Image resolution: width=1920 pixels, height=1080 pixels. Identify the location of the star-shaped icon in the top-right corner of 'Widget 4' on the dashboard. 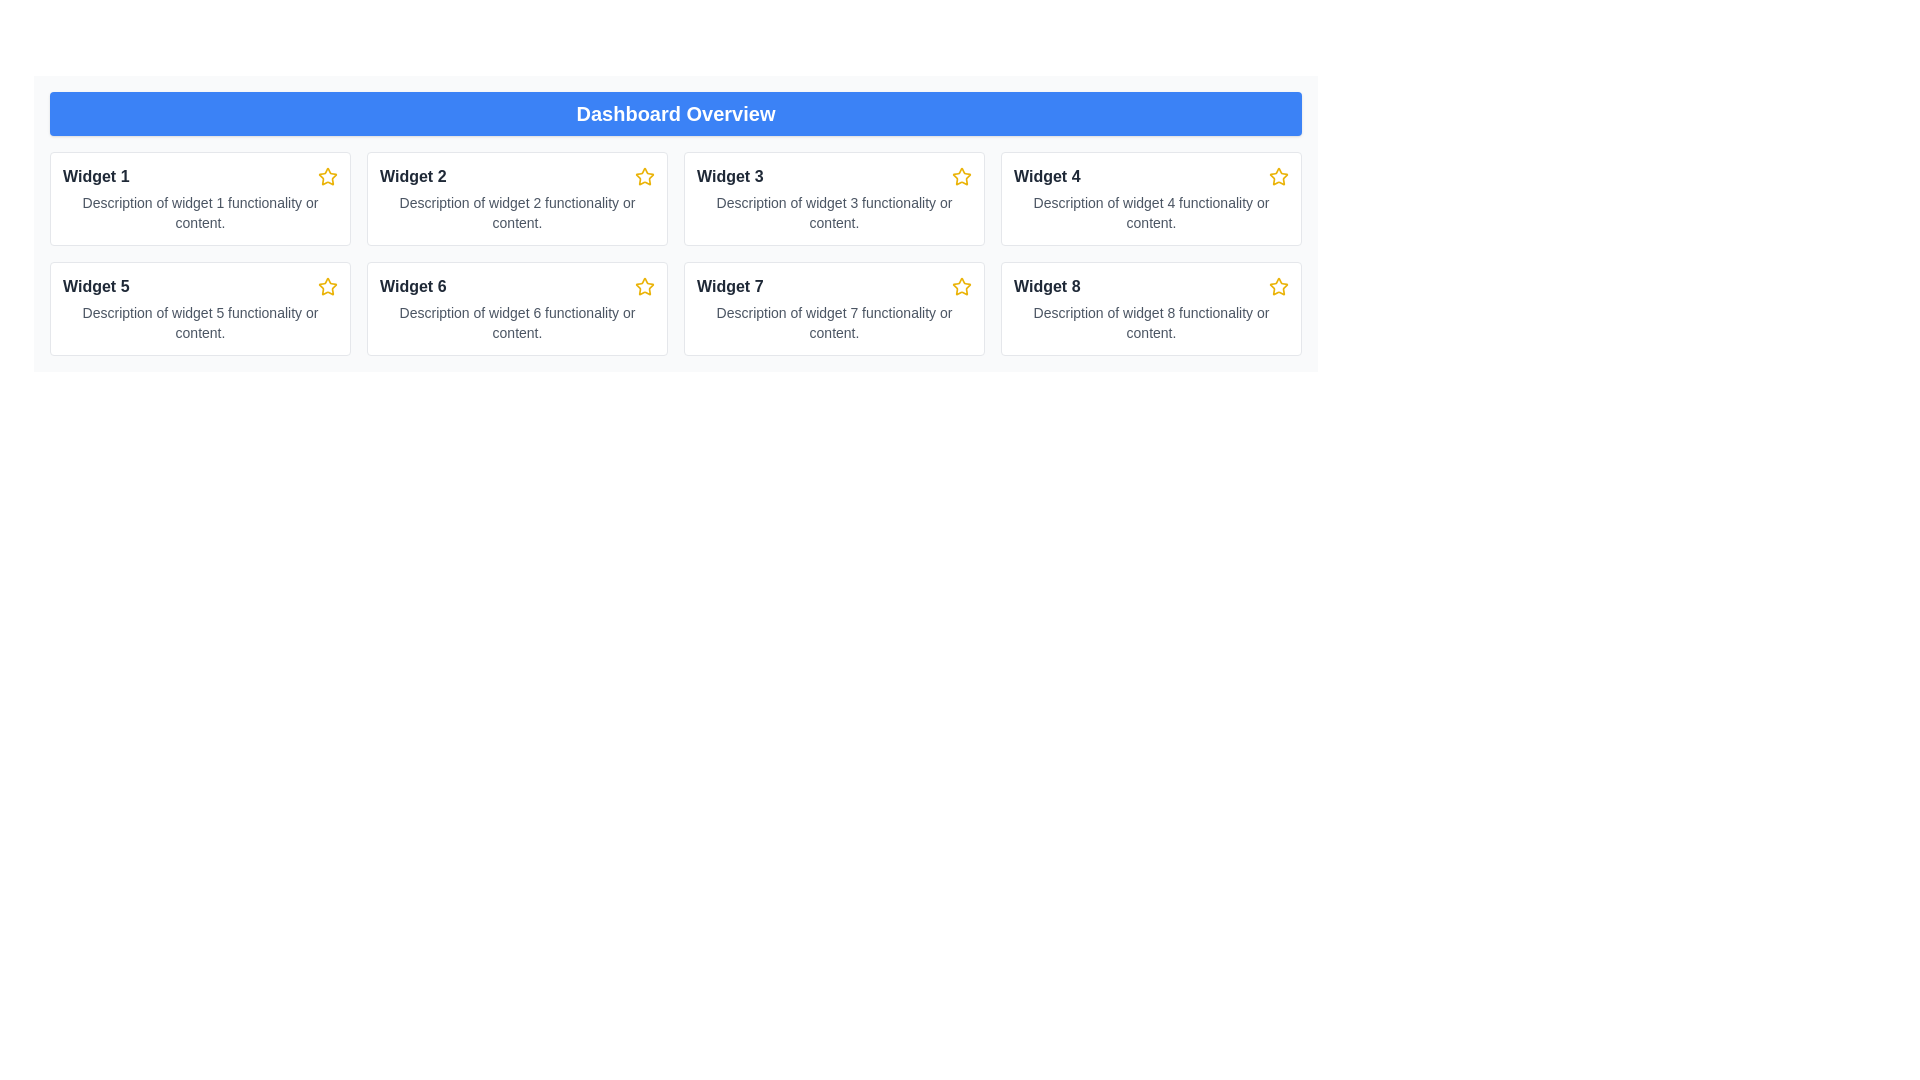
(1277, 176).